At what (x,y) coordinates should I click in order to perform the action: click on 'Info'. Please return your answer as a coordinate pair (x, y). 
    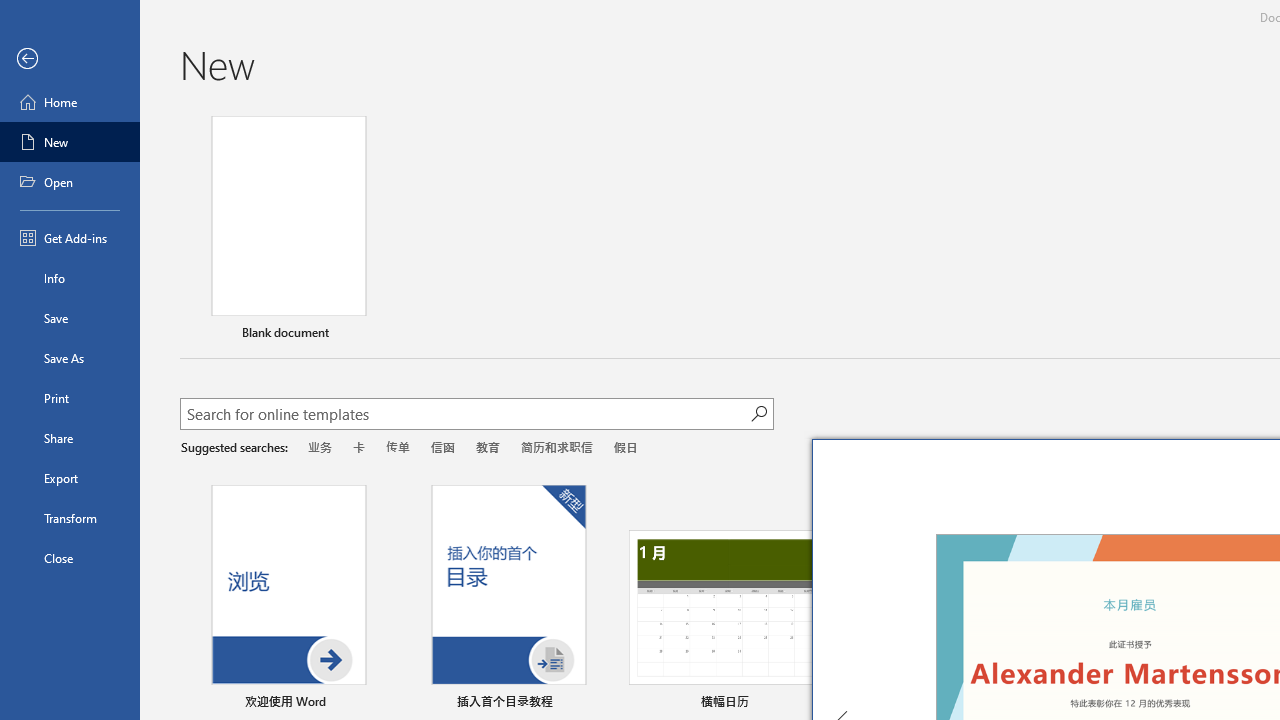
    Looking at the image, I should click on (69, 277).